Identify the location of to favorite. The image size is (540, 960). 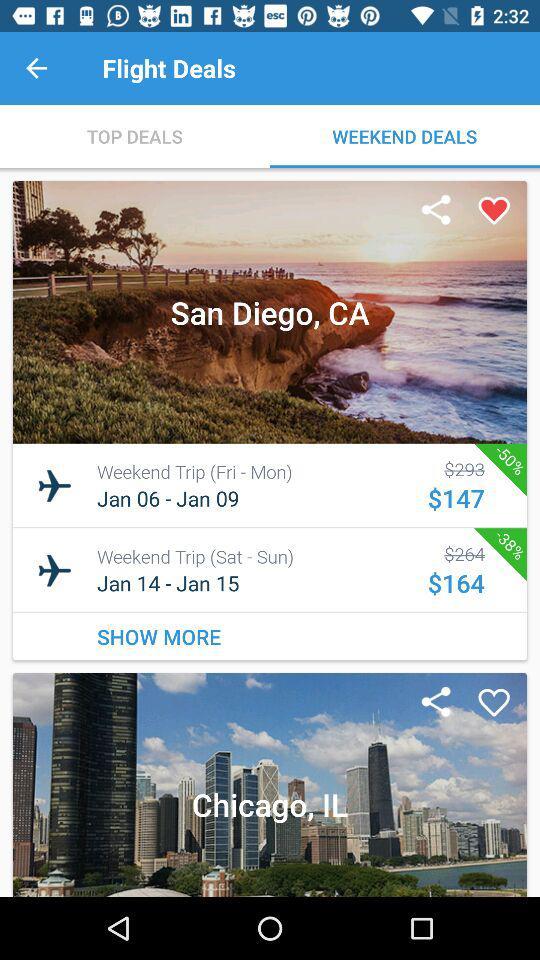
(493, 703).